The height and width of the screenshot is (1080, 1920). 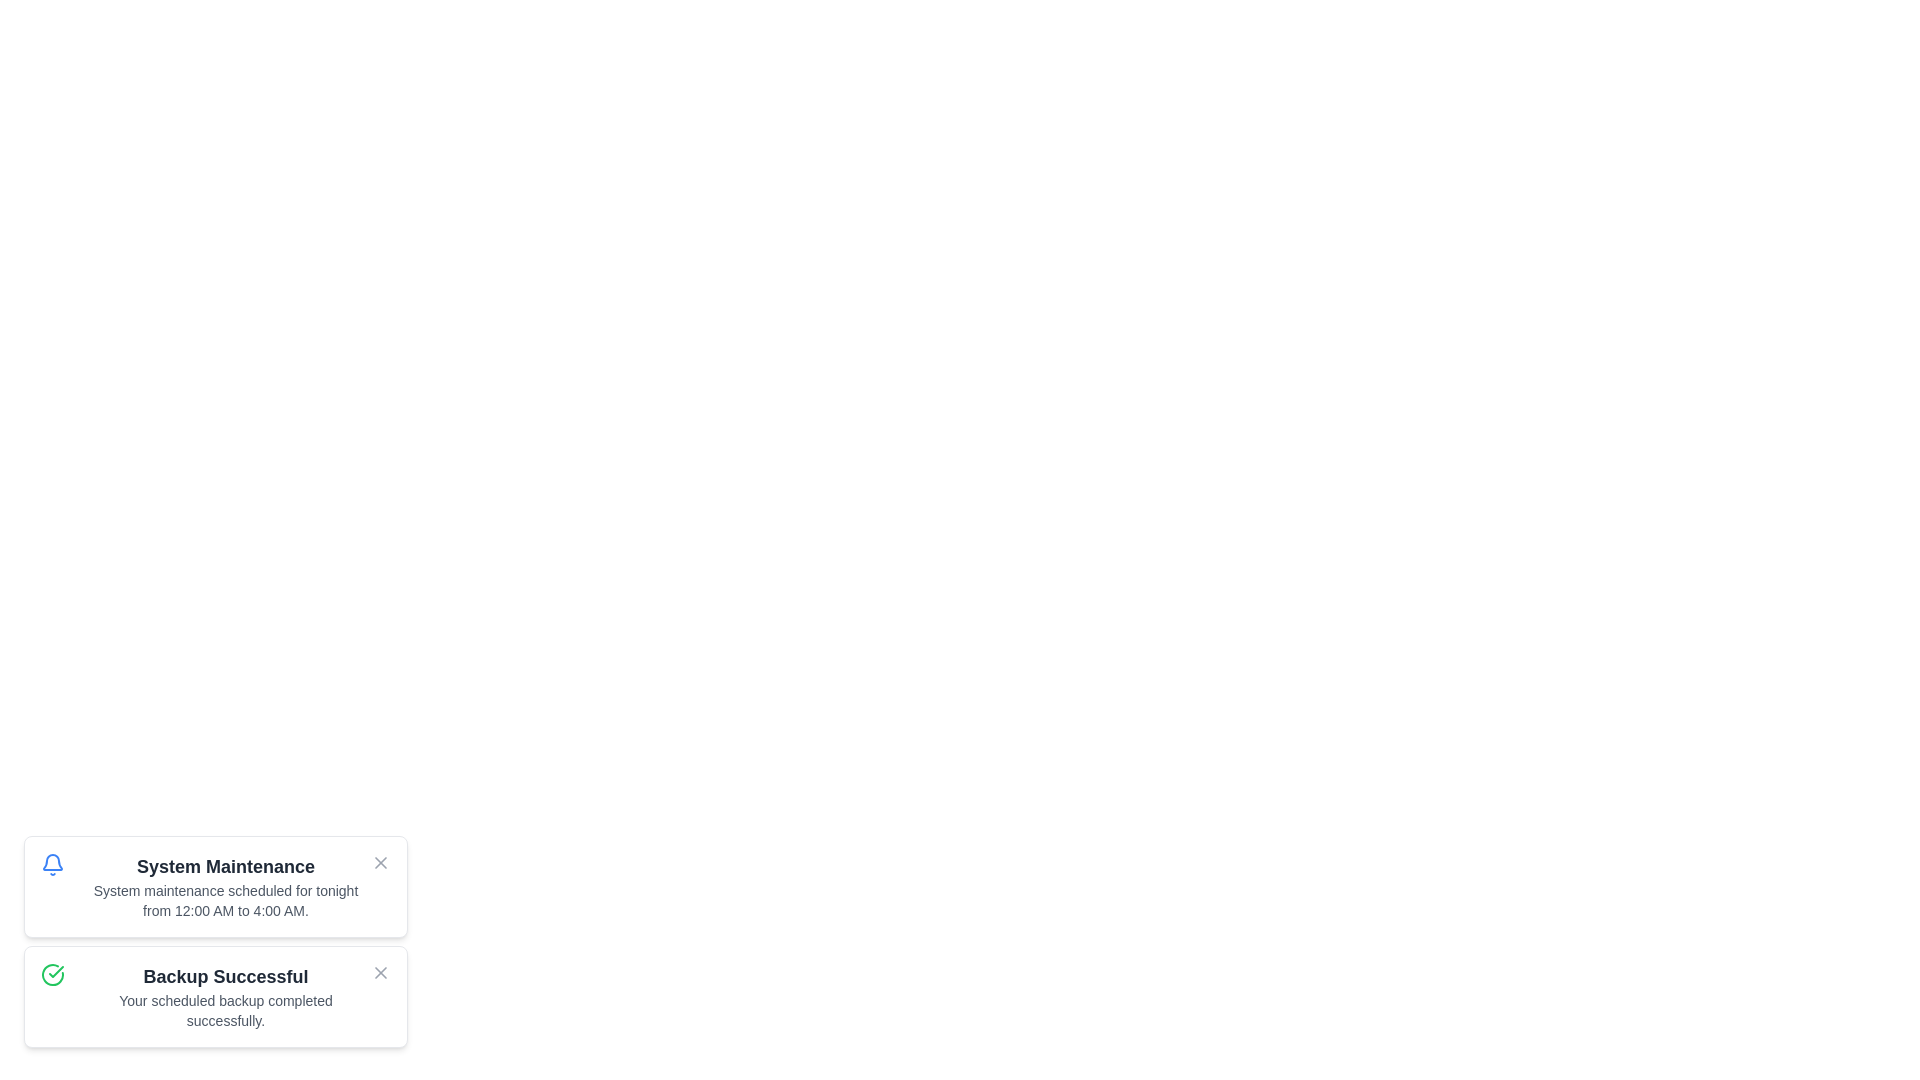 What do you see at coordinates (380, 971) in the screenshot?
I see `the dismiss button located in the top-right corner of the 'Backup Successful' notification card` at bounding box center [380, 971].